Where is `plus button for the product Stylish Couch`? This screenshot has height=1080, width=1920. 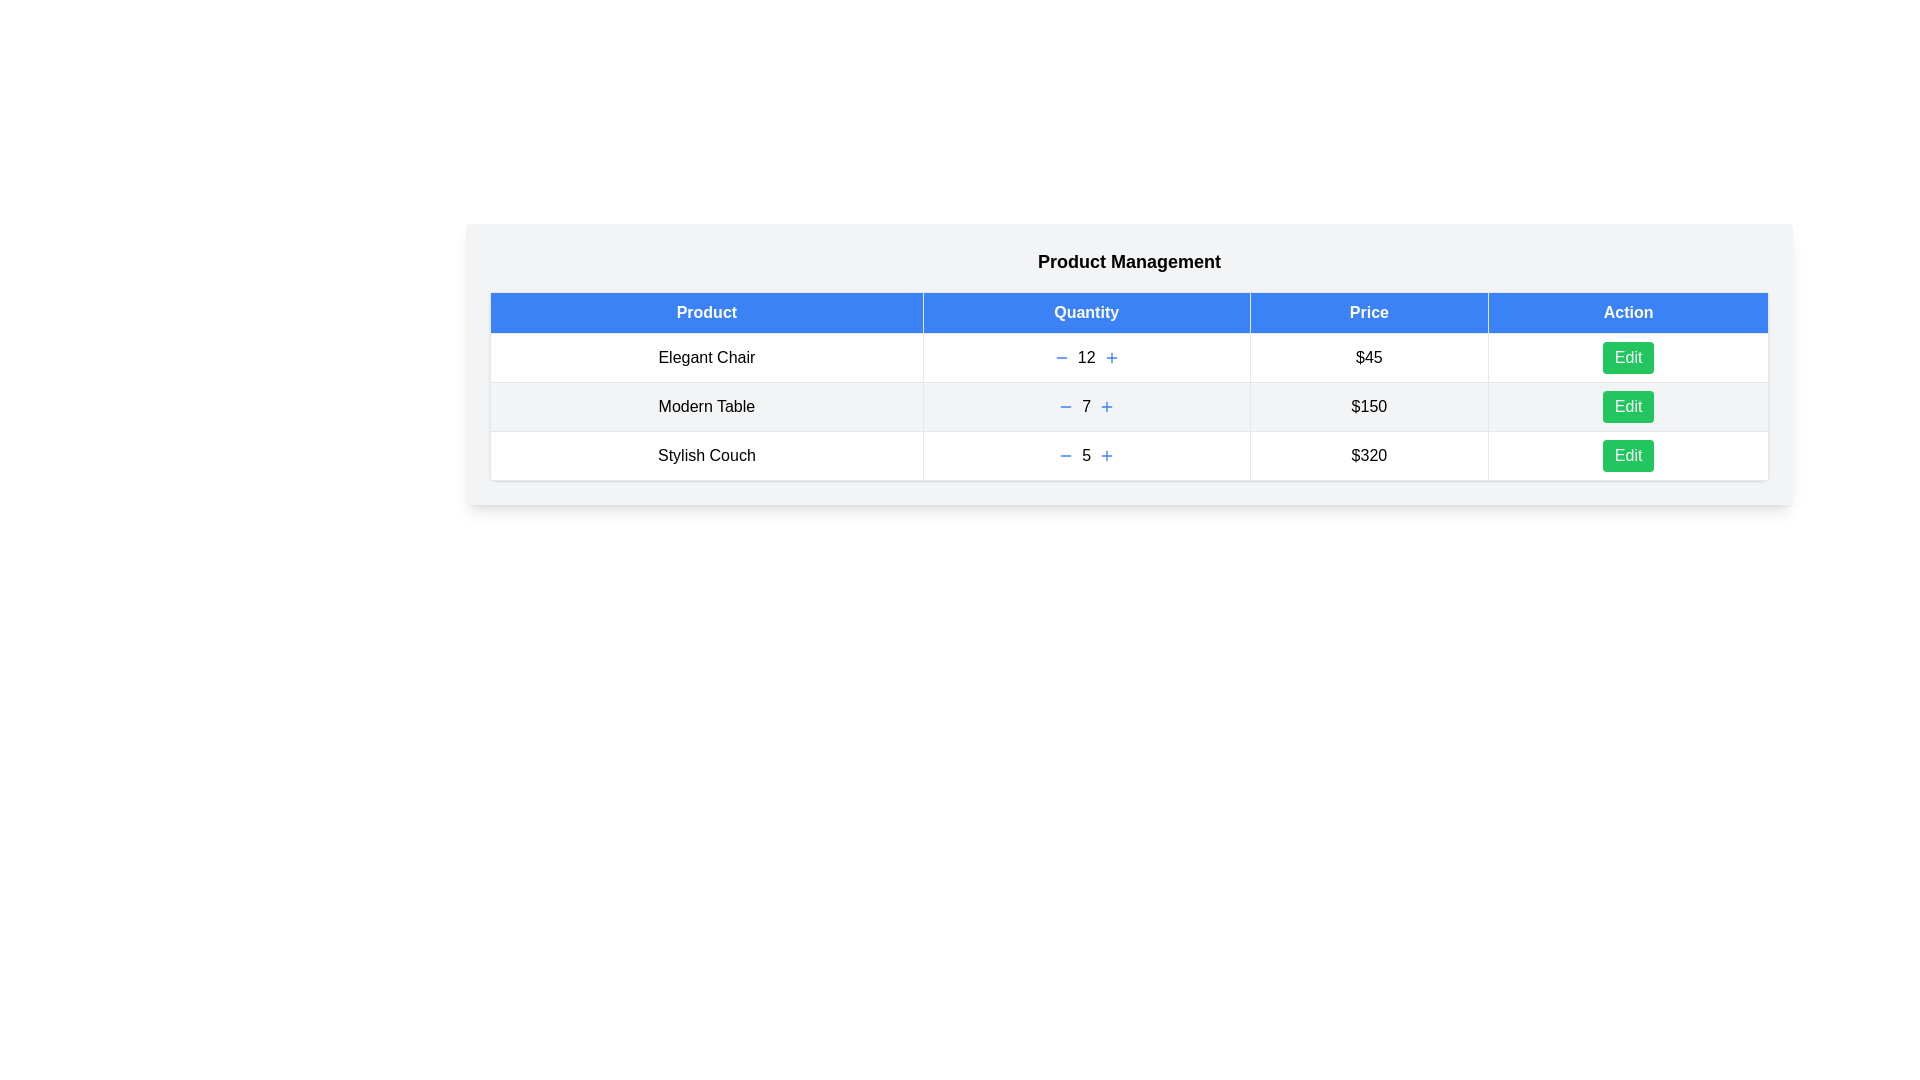 plus button for the product Stylish Couch is located at coordinates (1106, 455).